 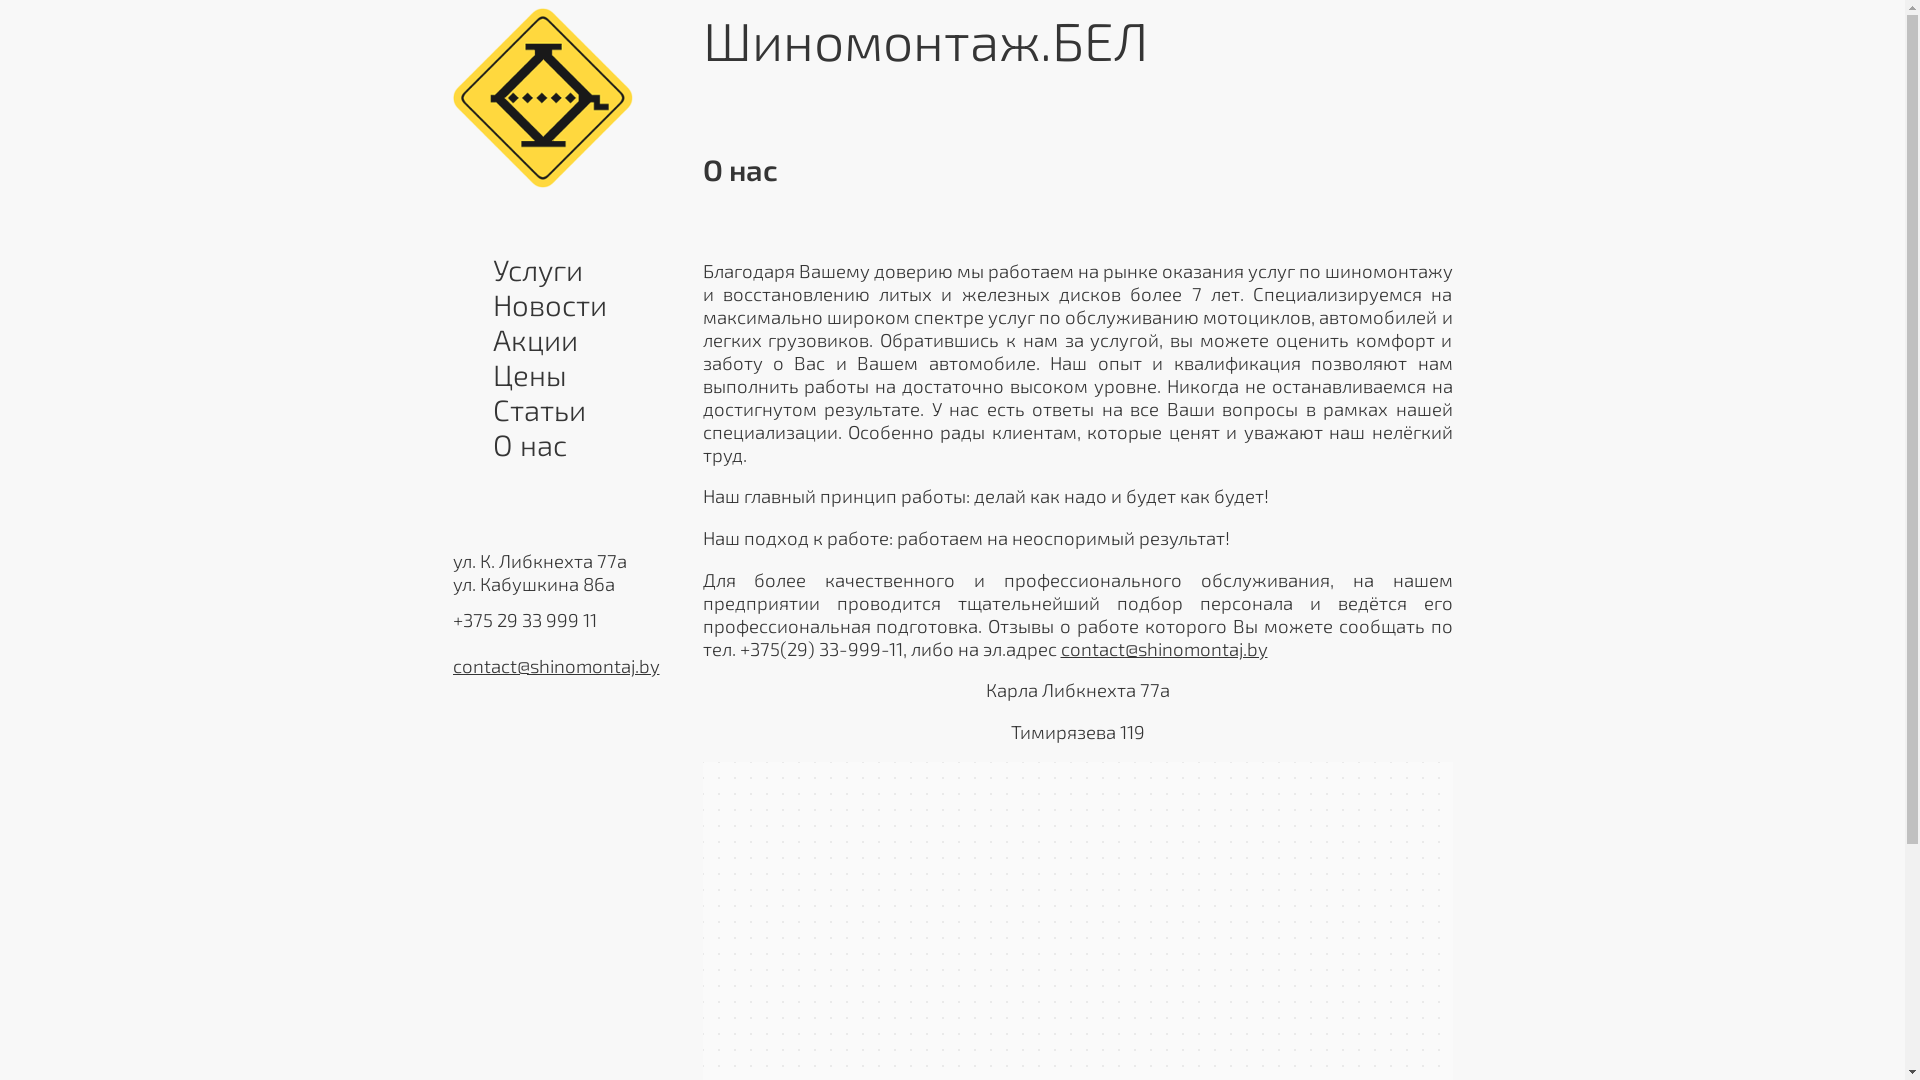 I want to click on 'contact@shinomontaj.by', so click(x=555, y=665).